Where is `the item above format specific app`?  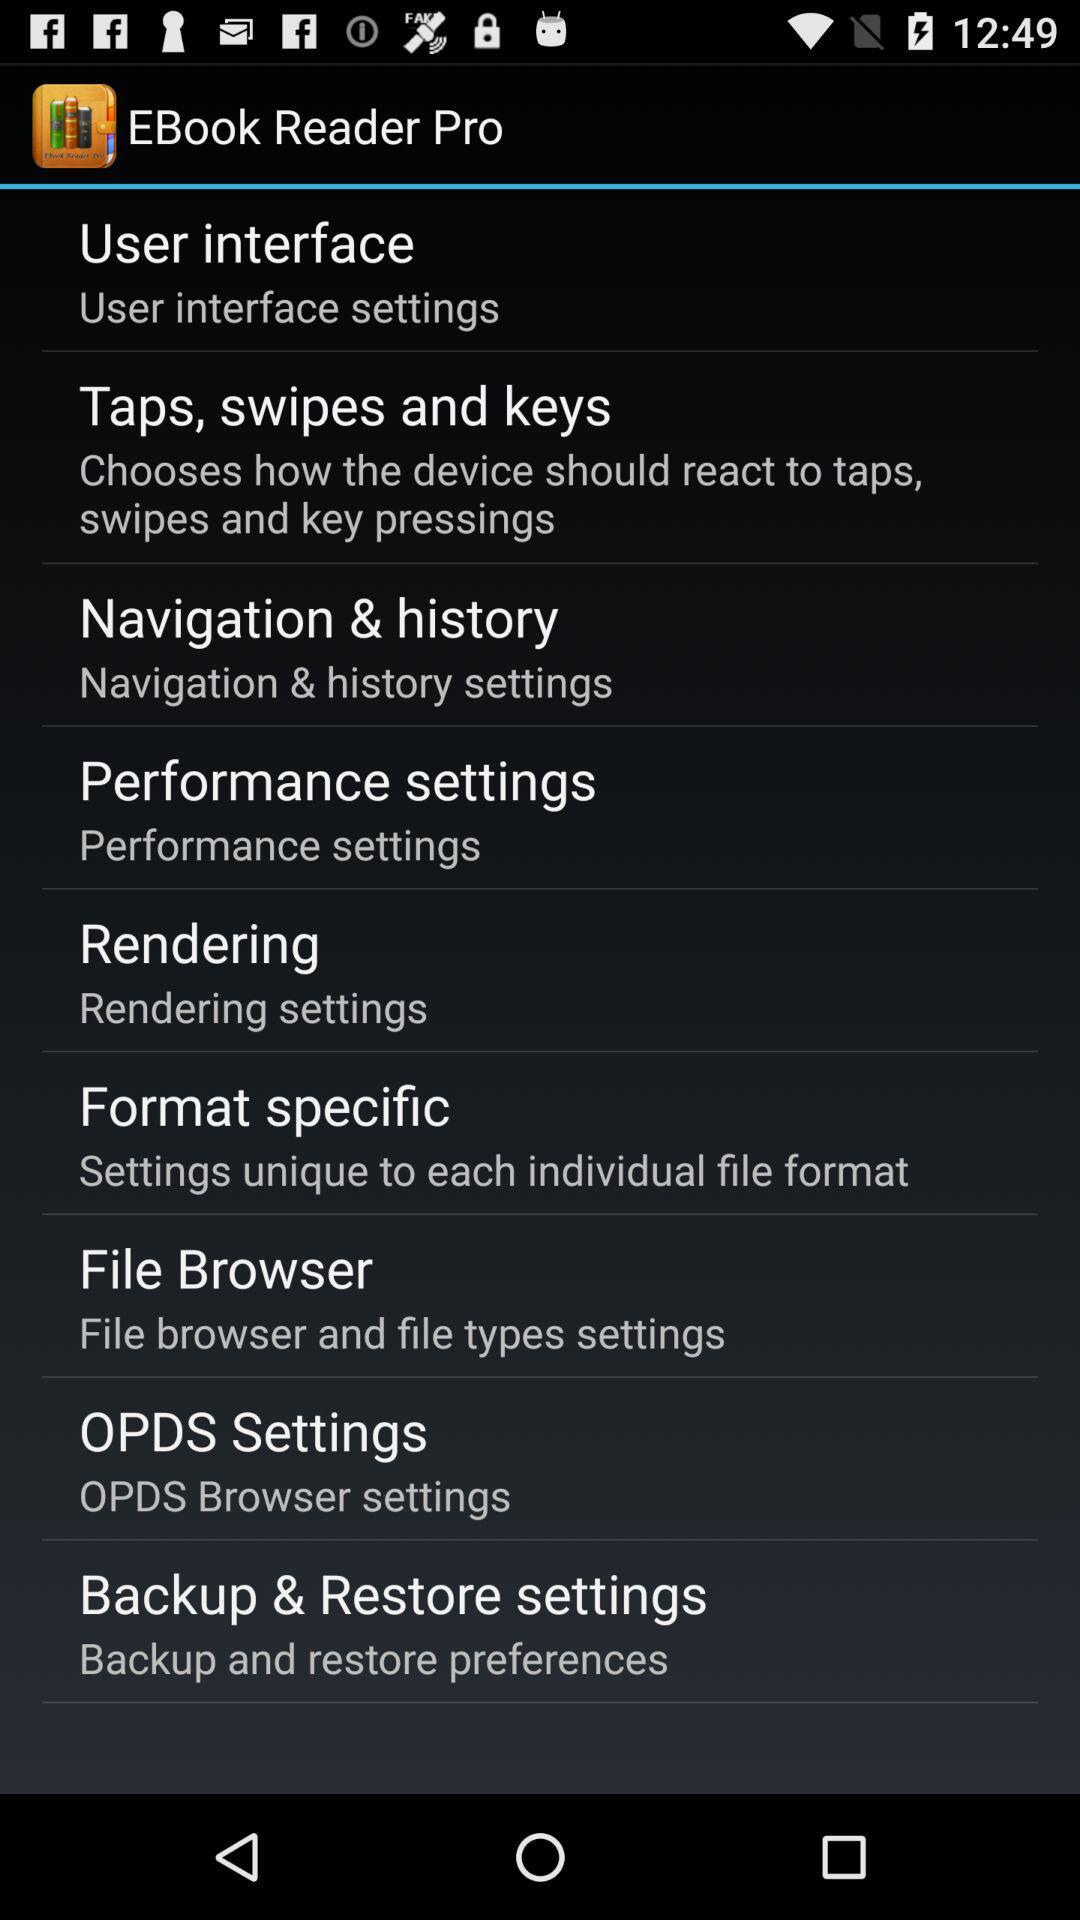
the item above format specific app is located at coordinates (252, 1006).